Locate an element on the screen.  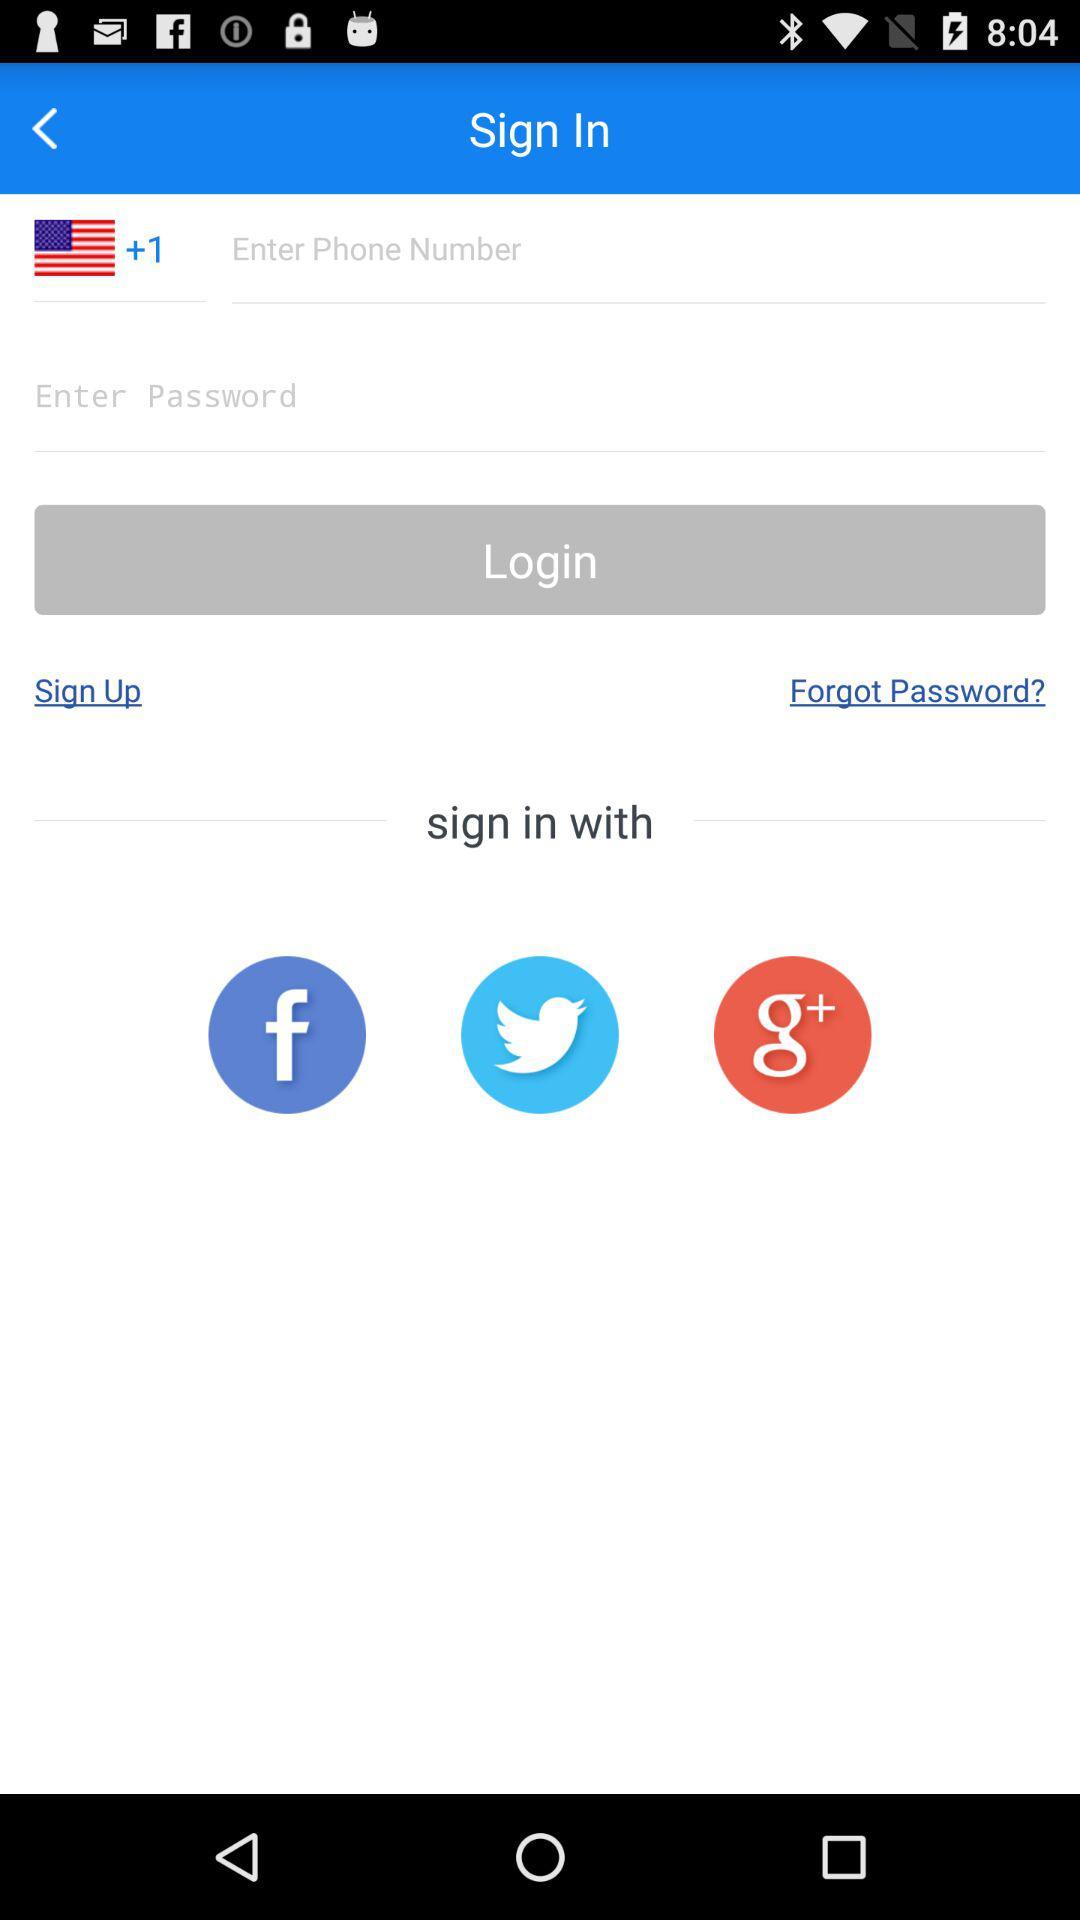
sign in with facebook is located at coordinates (287, 1035).